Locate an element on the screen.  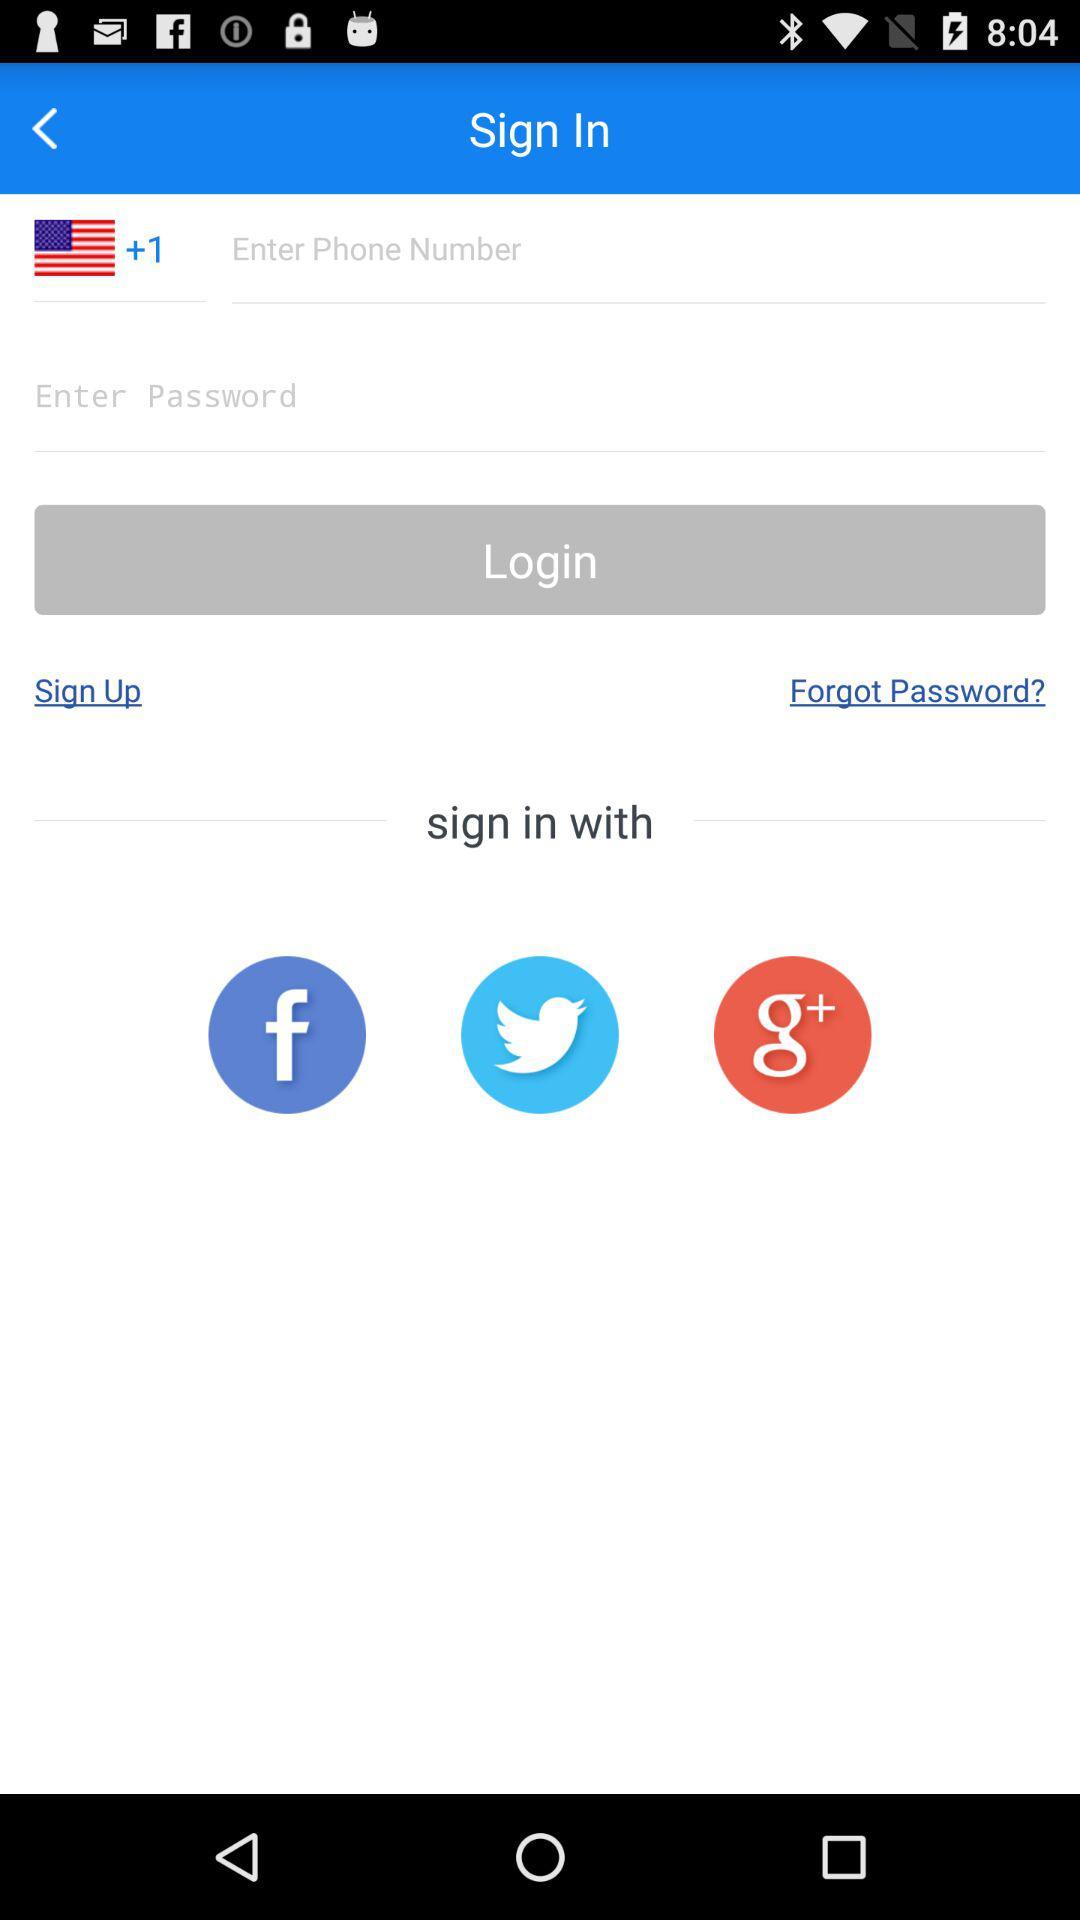
sign in with facebook is located at coordinates (287, 1035).